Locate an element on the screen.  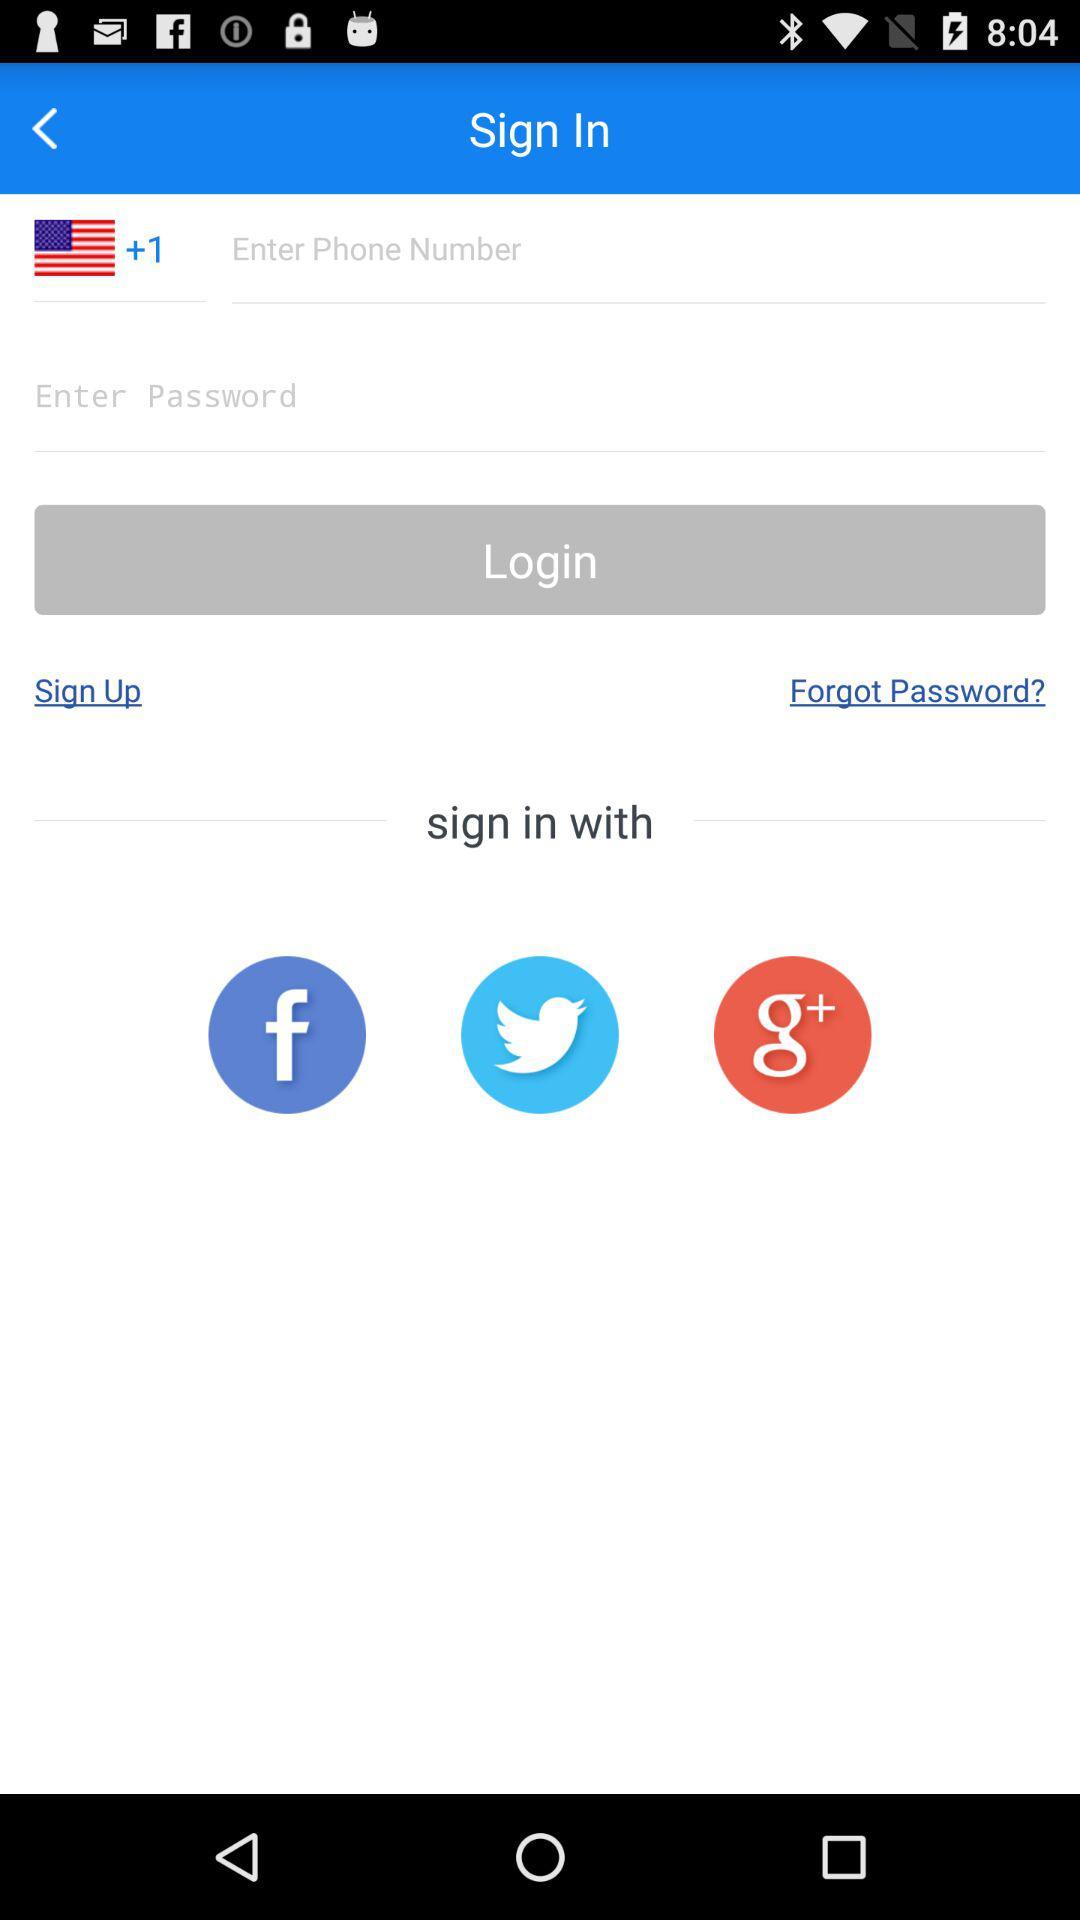
sign in with facebook is located at coordinates (287, 1035).